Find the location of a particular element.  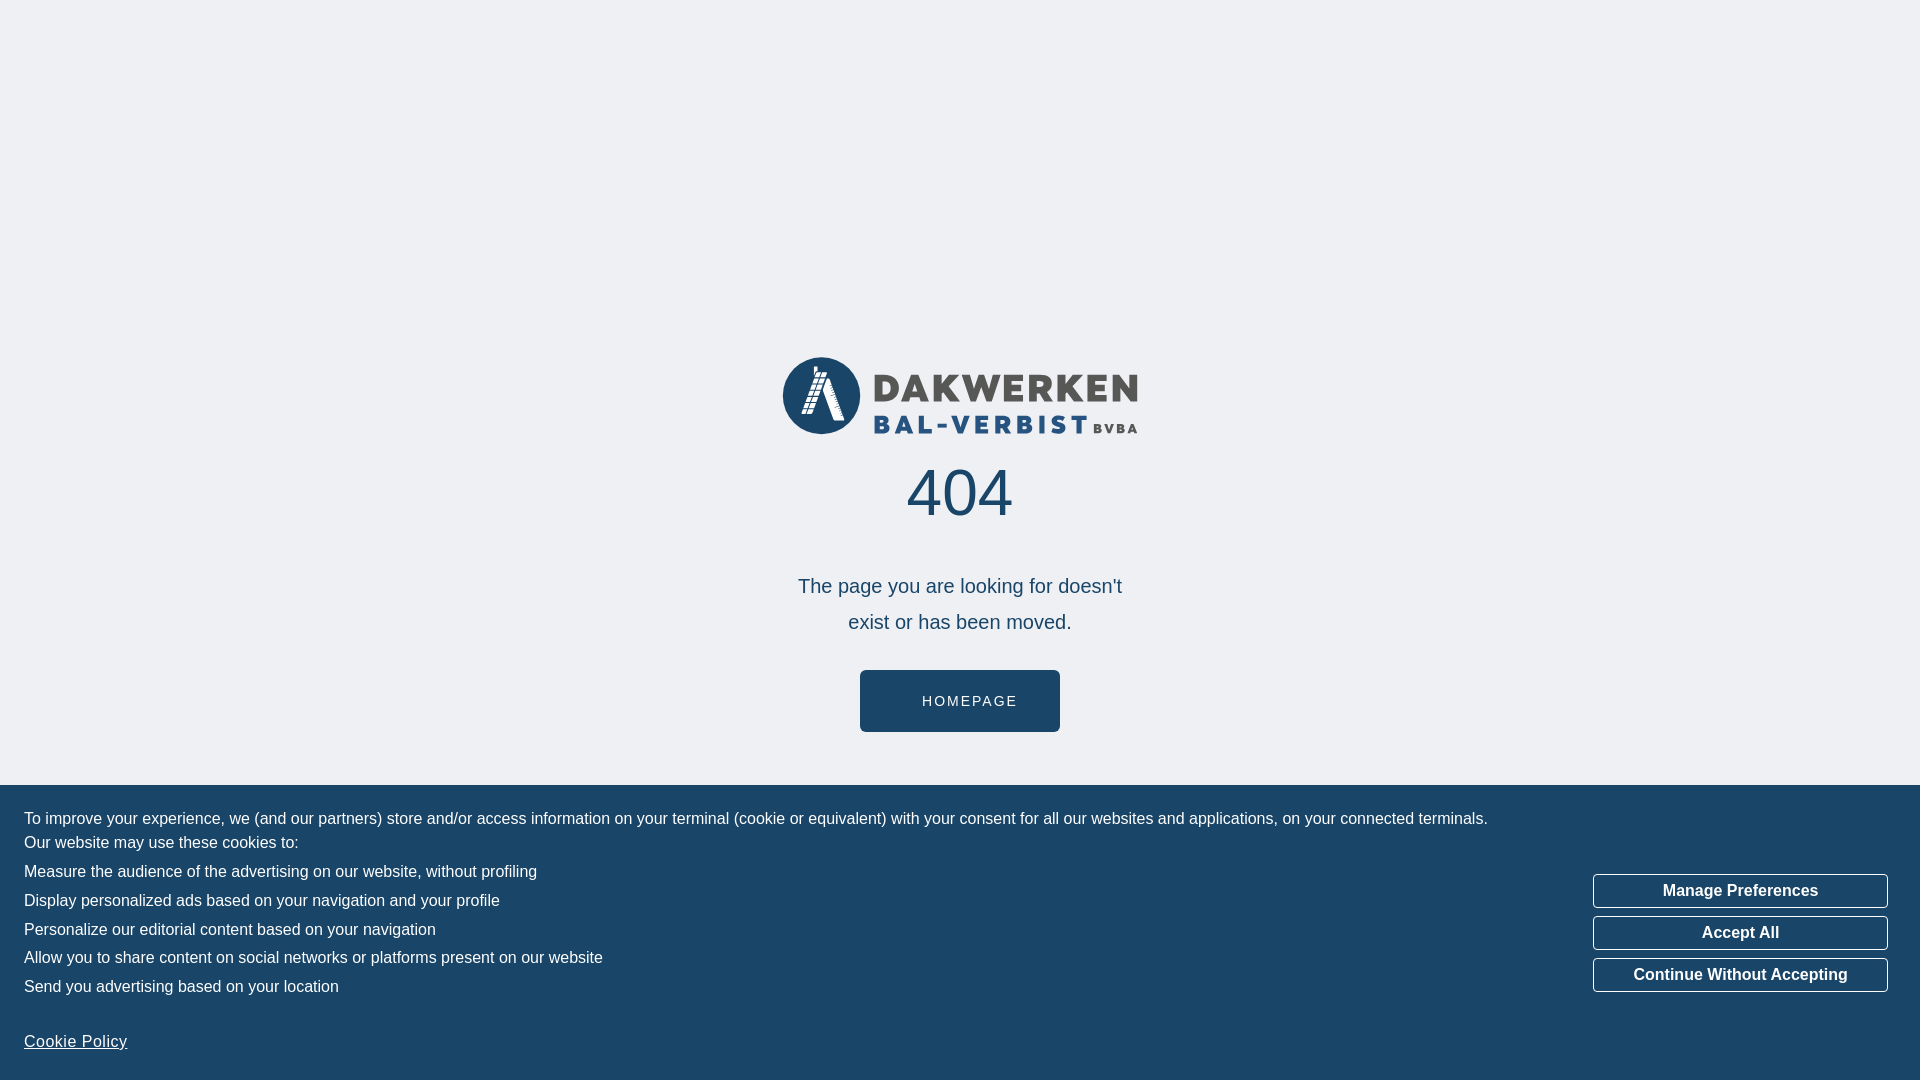

'Cookie Policy' is located at coordinates (75, 1040).